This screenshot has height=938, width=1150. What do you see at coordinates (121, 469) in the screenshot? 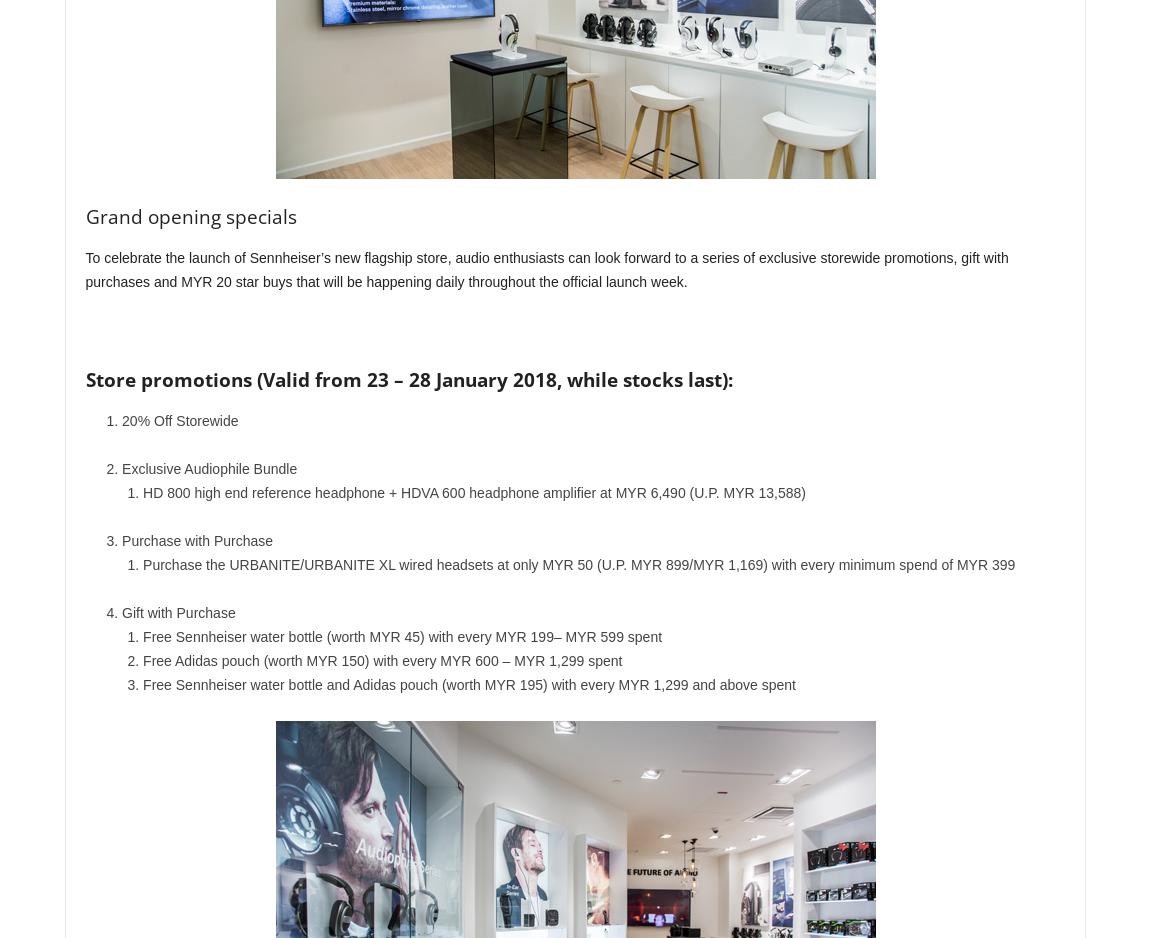
I see `'Exclusive Audiophile Bundle'` at bounding box center [121, 469].